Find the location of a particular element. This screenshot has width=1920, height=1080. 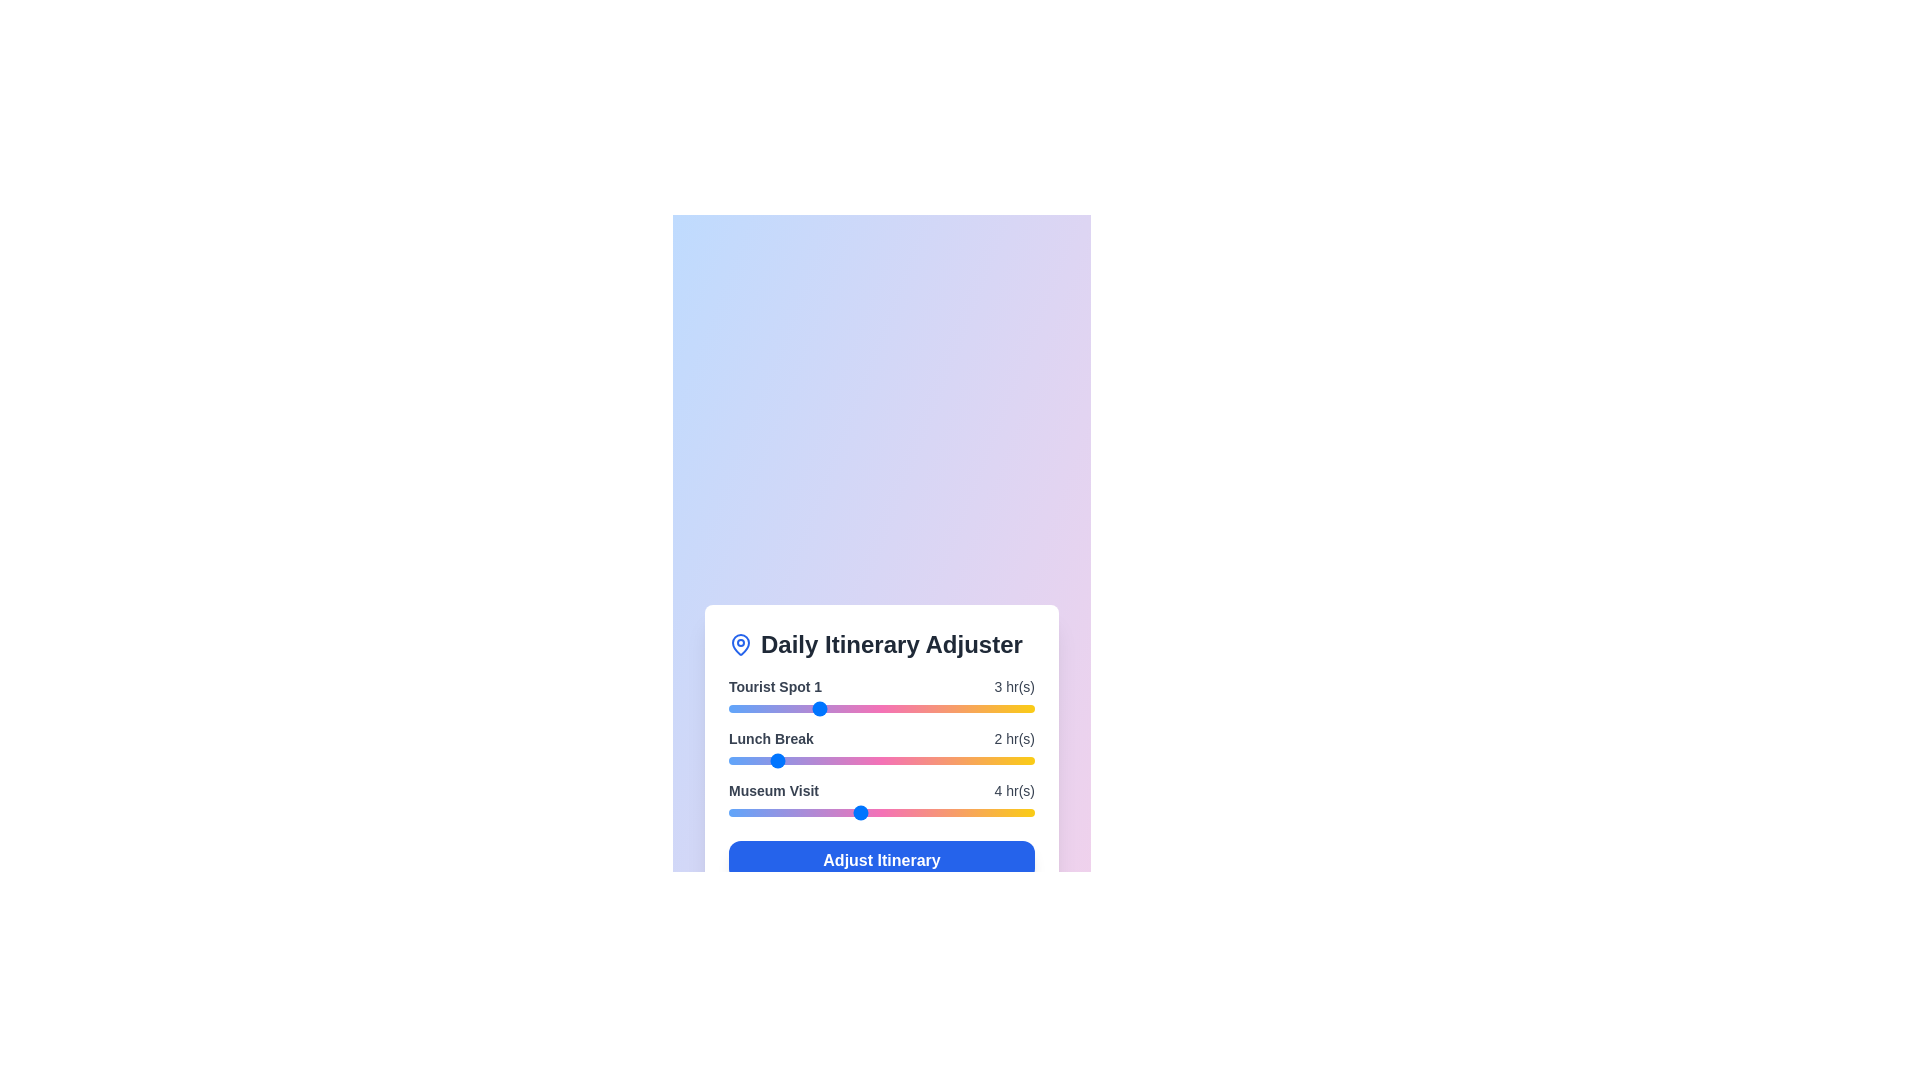

the duration of the activity to 1 hours using the slider is located at coordinates (728, 708).